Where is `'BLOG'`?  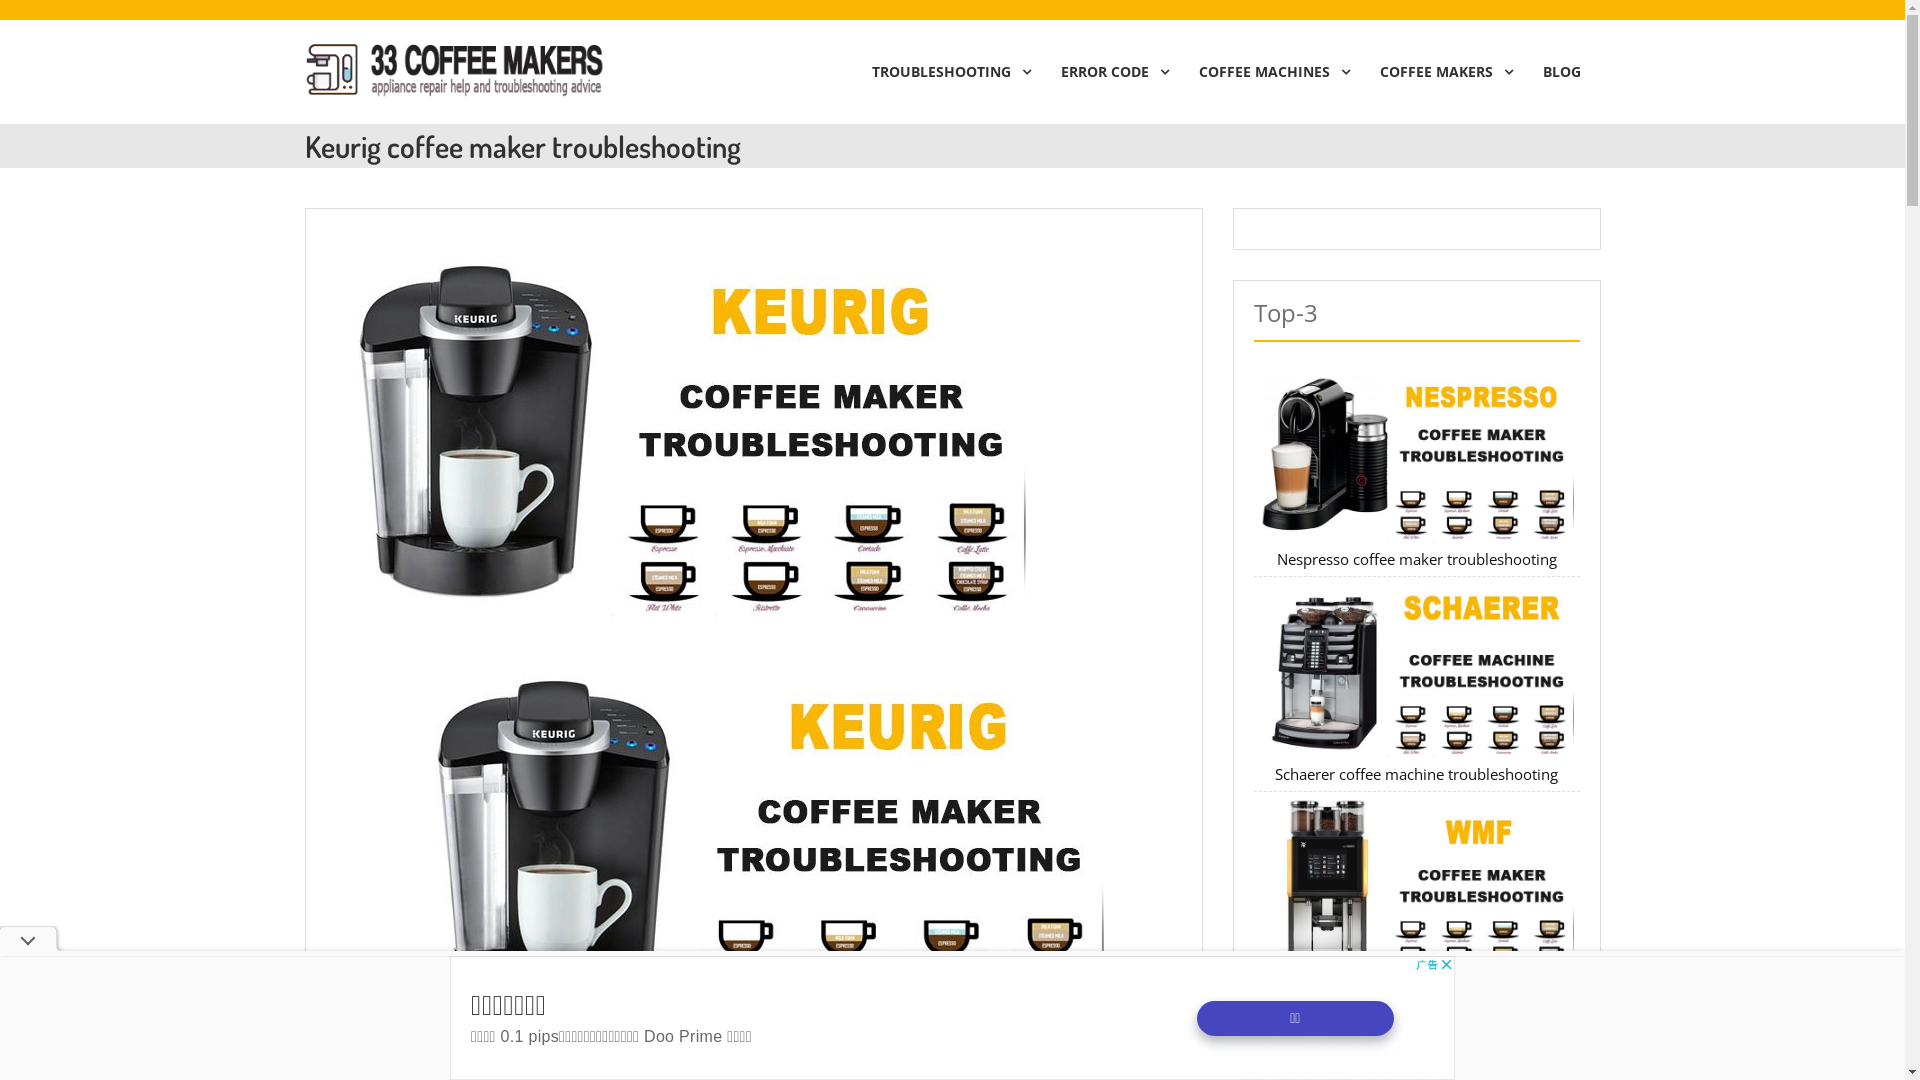
'BLOG' is located at coordinates (1559, 71).